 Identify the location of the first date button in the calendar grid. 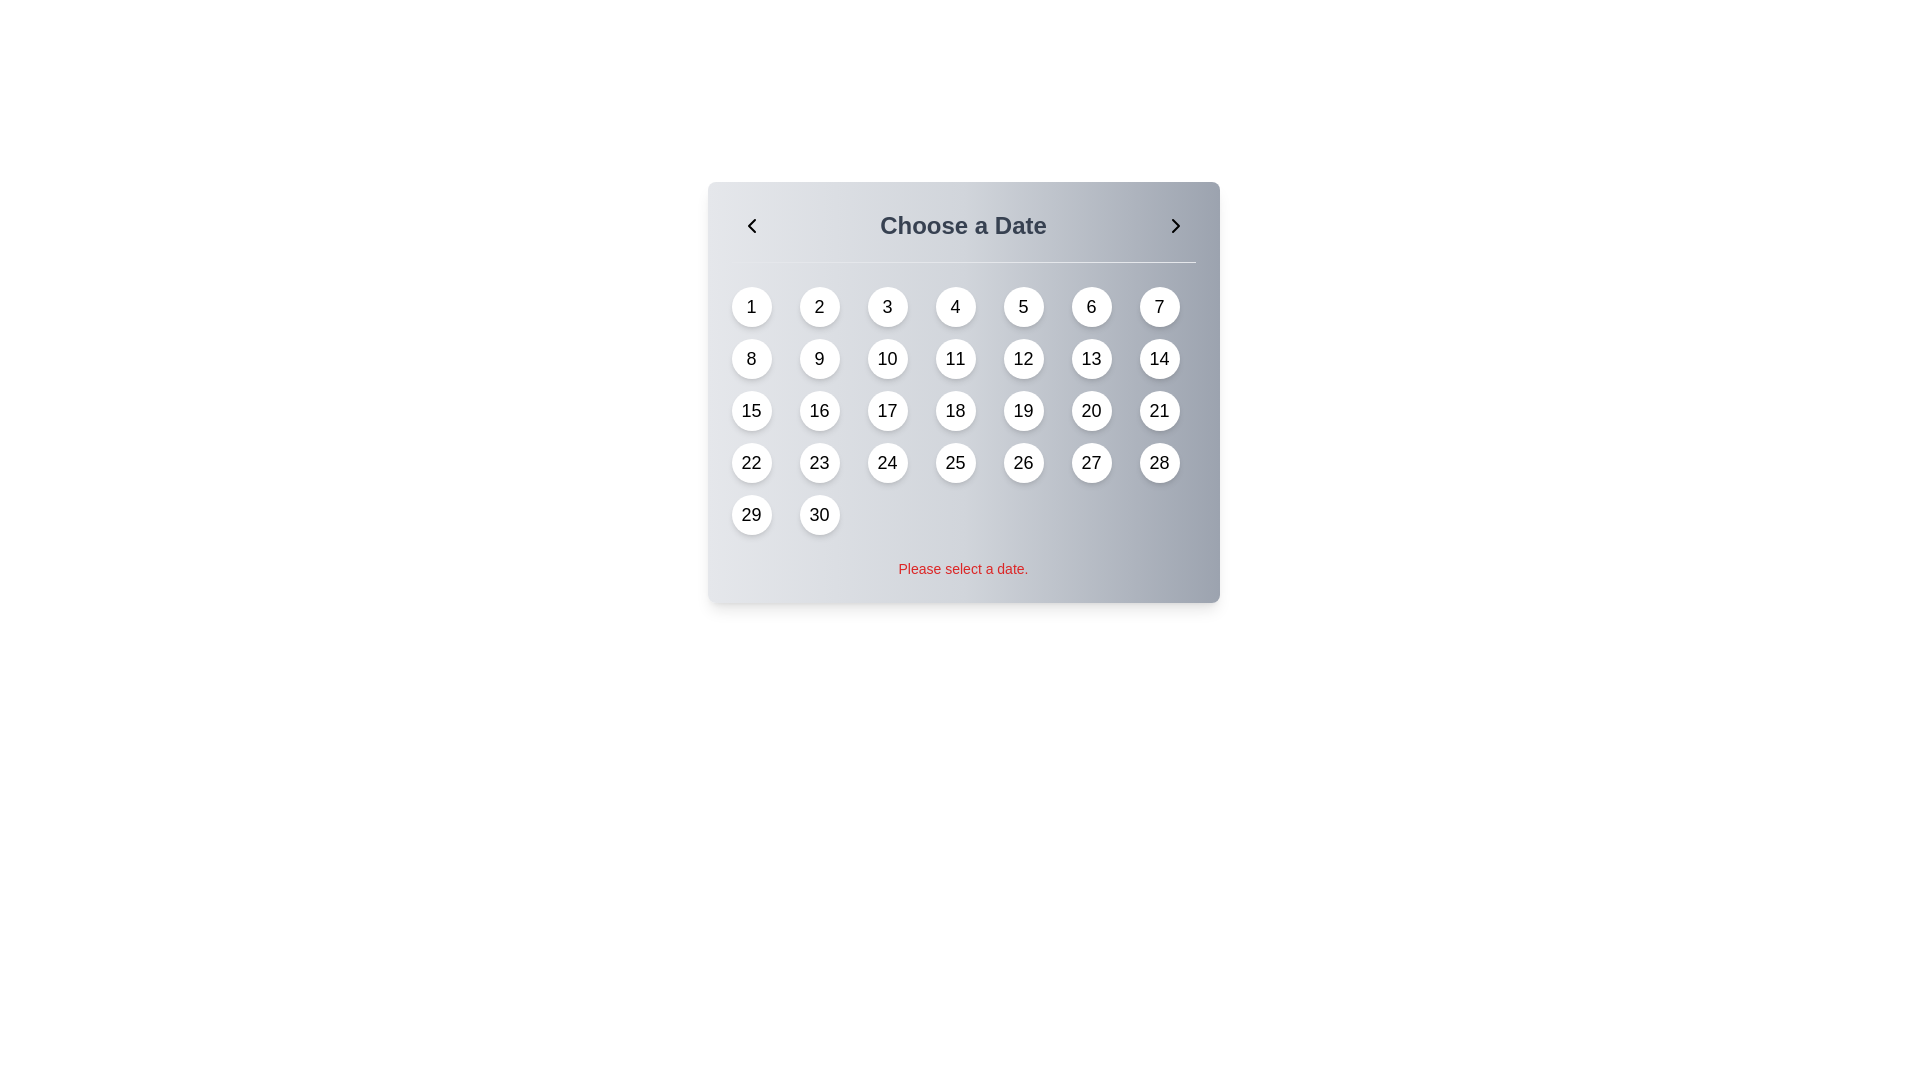
(750, 307).